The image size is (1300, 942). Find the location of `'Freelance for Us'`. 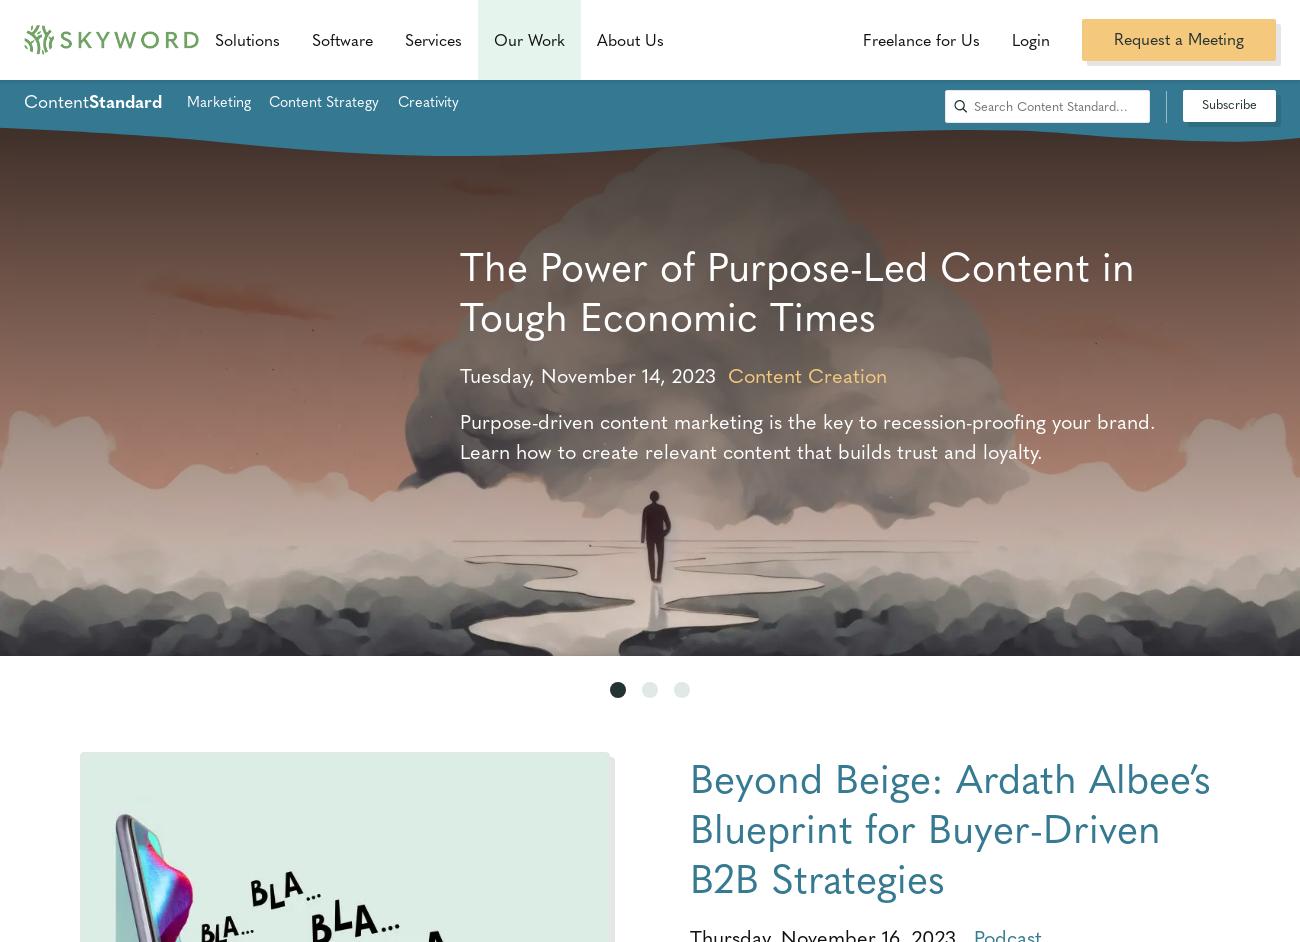

'Freelance for Us' is located at coordinates (920, 39).